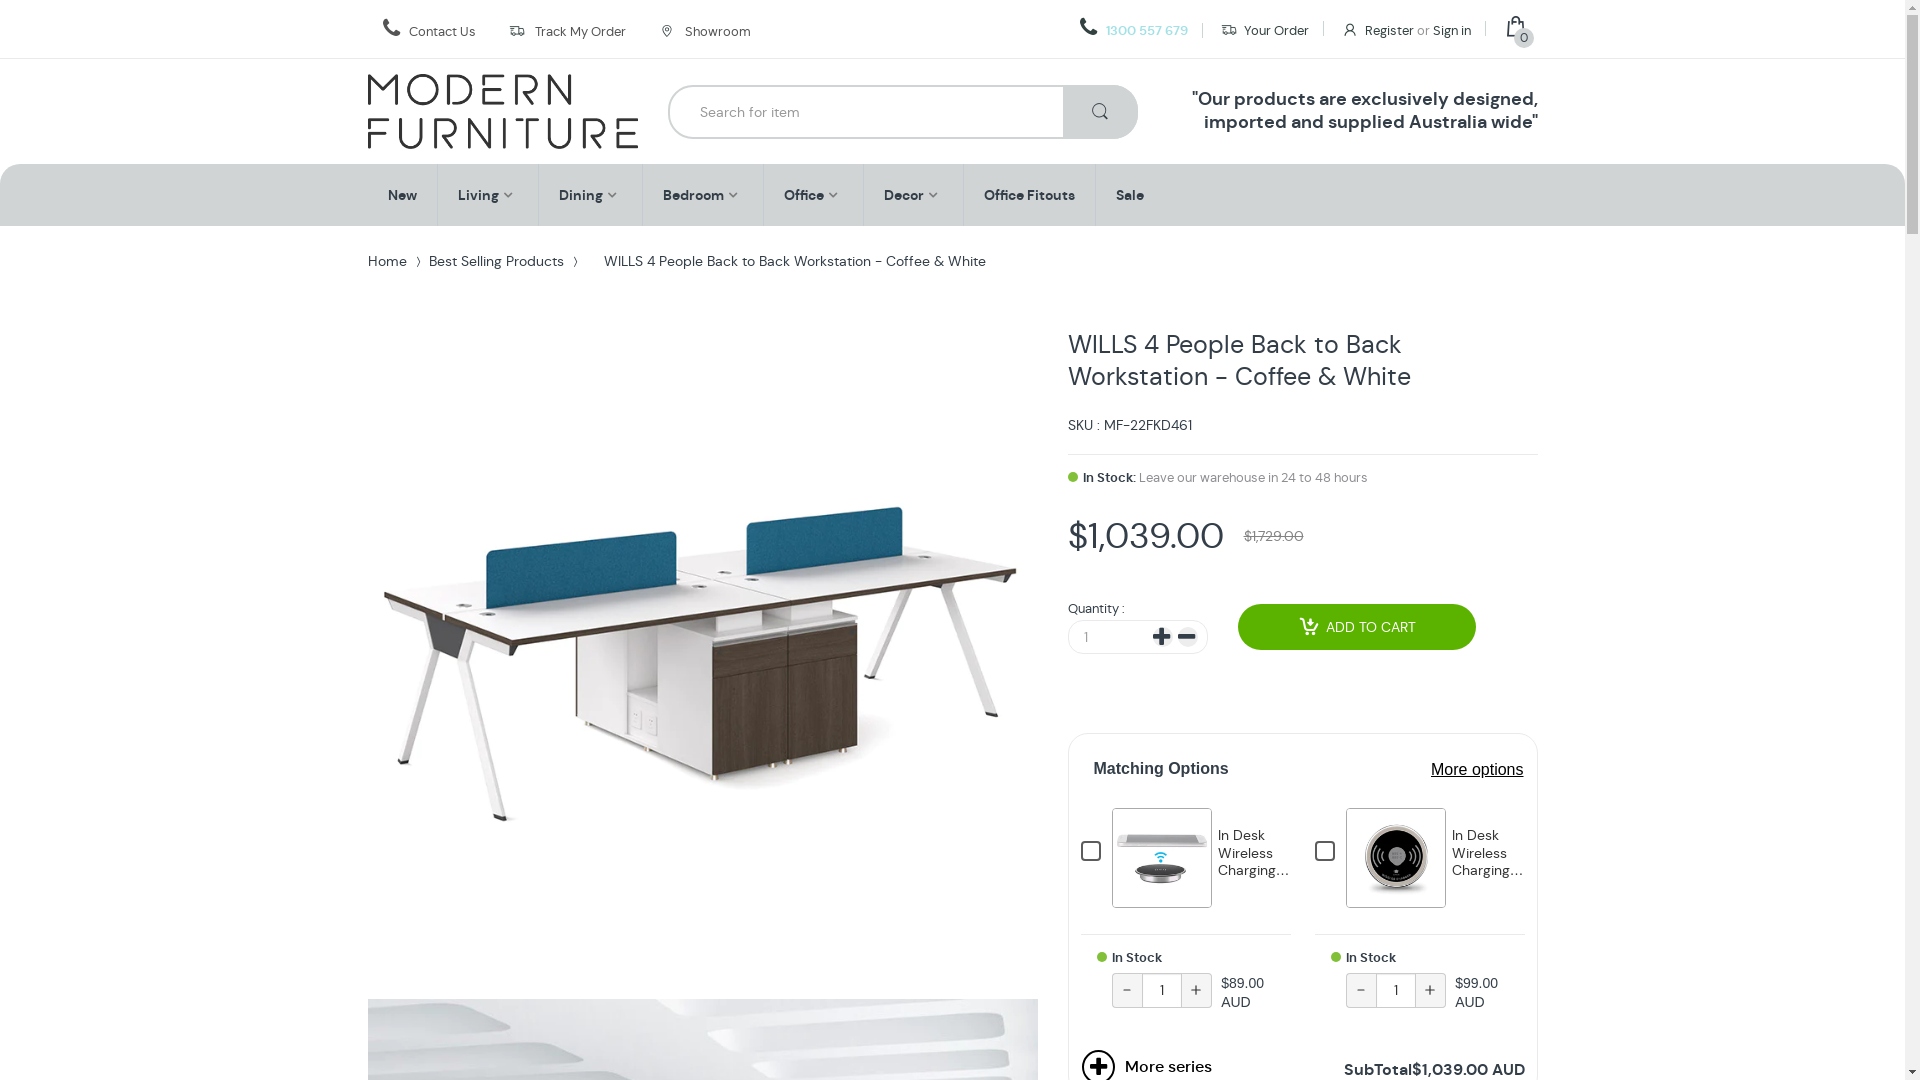  What do you see at coordinates (1129, 195) in the screenshot?
I see `'Sale'` at bounding box center [1129, 195].